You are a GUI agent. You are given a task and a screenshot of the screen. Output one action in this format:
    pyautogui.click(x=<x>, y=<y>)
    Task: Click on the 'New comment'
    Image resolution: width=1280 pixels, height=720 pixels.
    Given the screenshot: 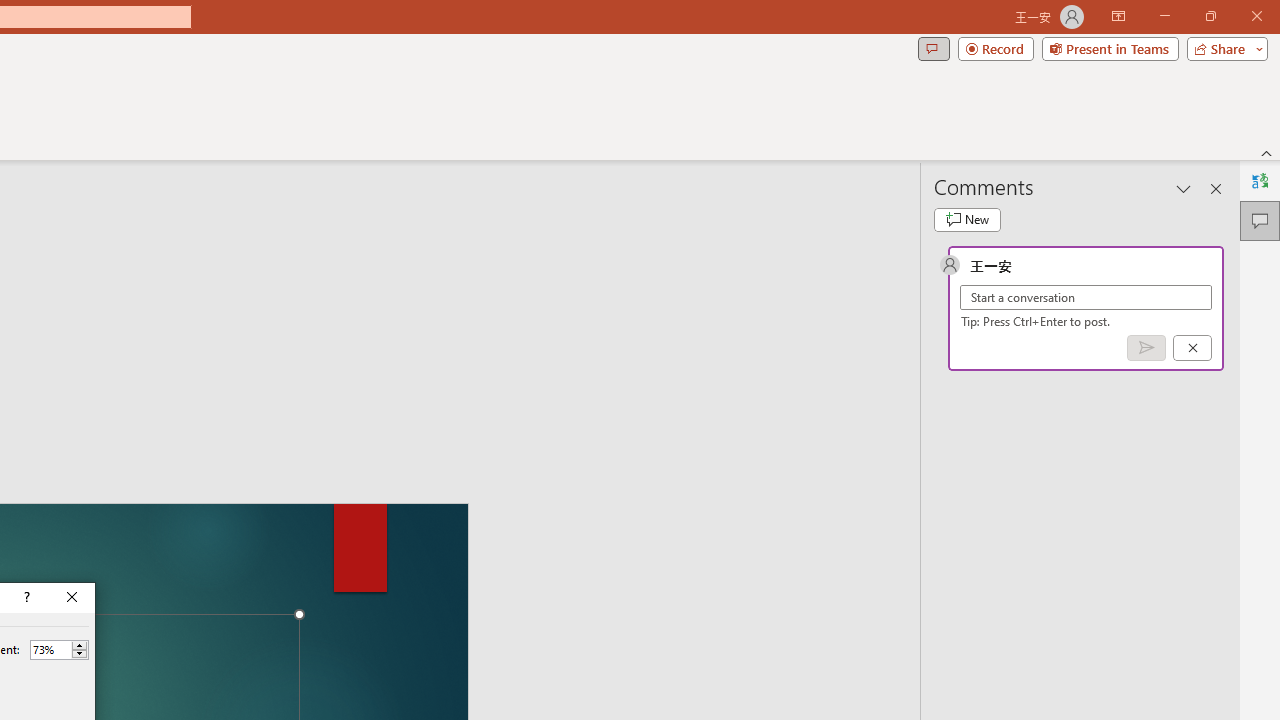 What is the action you would take?
    pyautogui.click(x=967, y=219)
    